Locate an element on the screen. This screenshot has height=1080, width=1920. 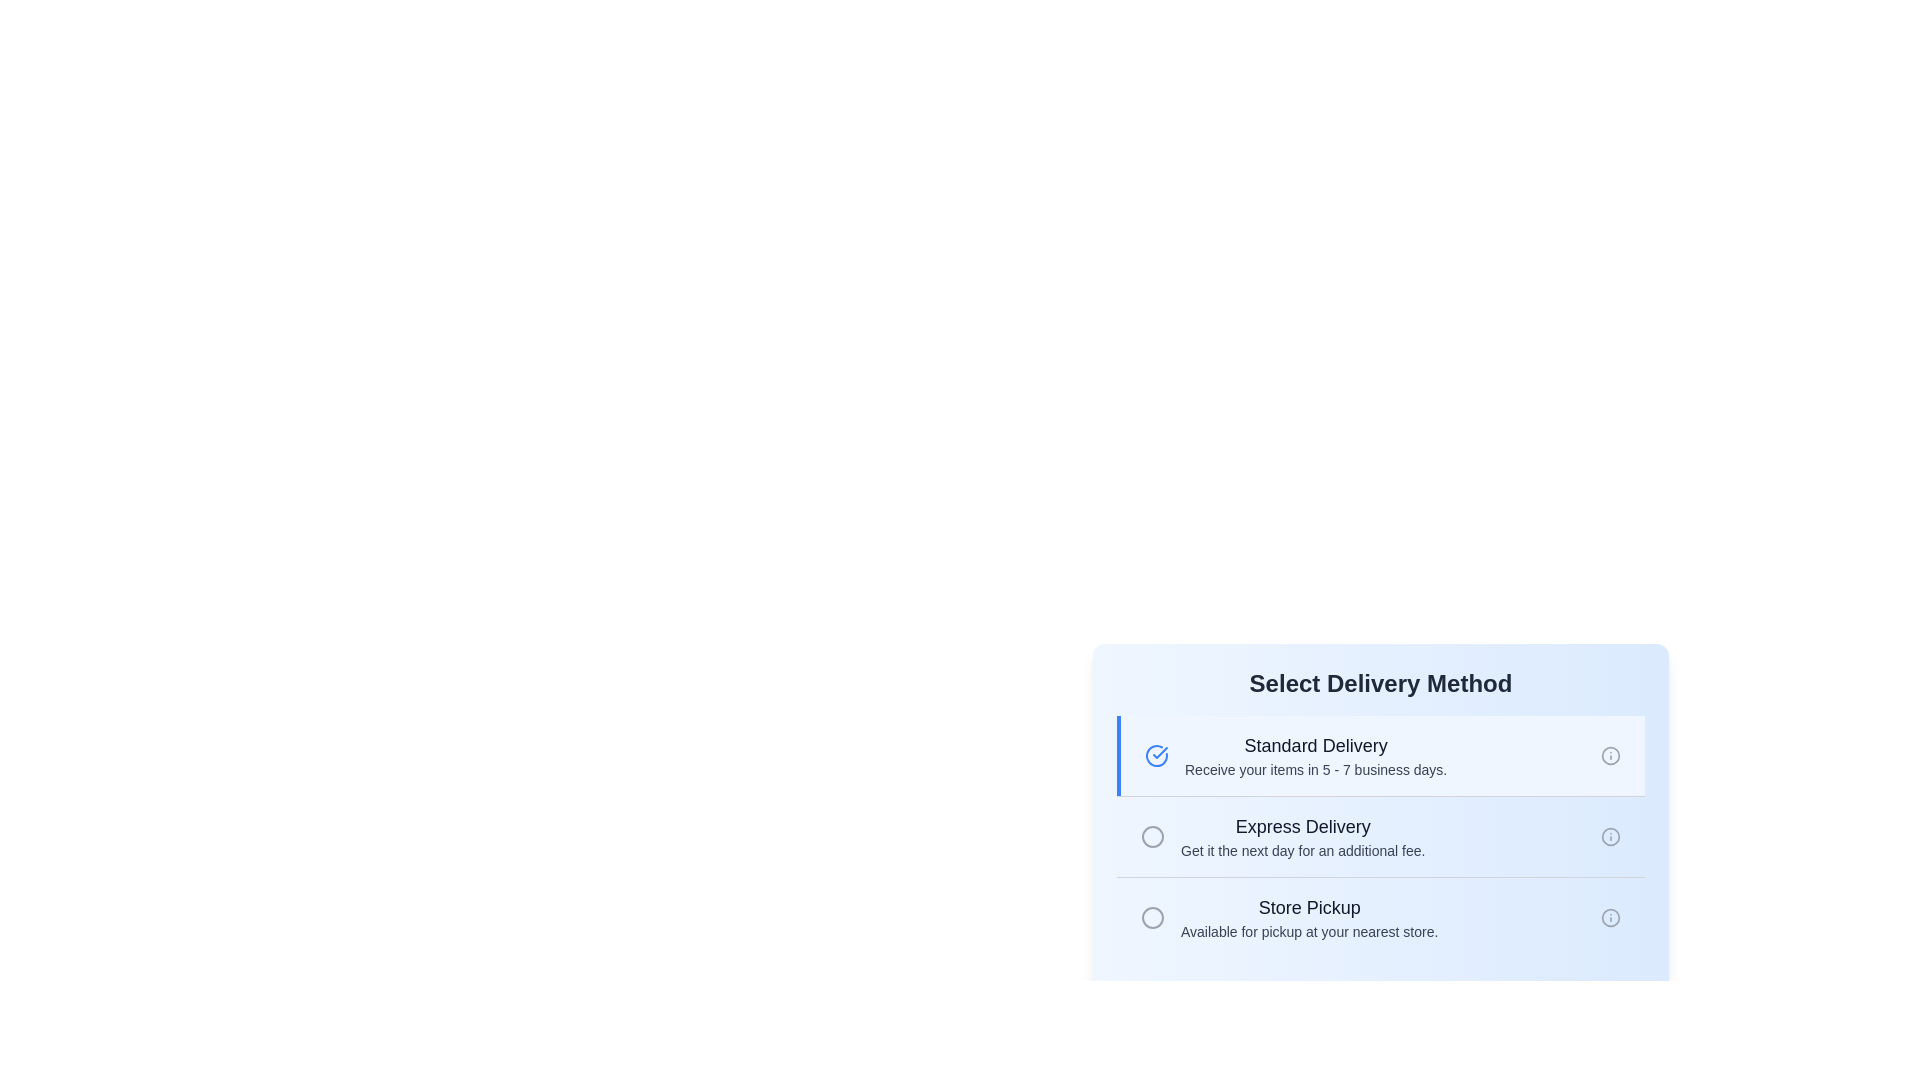
the Circle SVG component that serves as a graphical indicator for the 'Store Pickup' option in the delivery selection section is located at coordinates (1152, 918).